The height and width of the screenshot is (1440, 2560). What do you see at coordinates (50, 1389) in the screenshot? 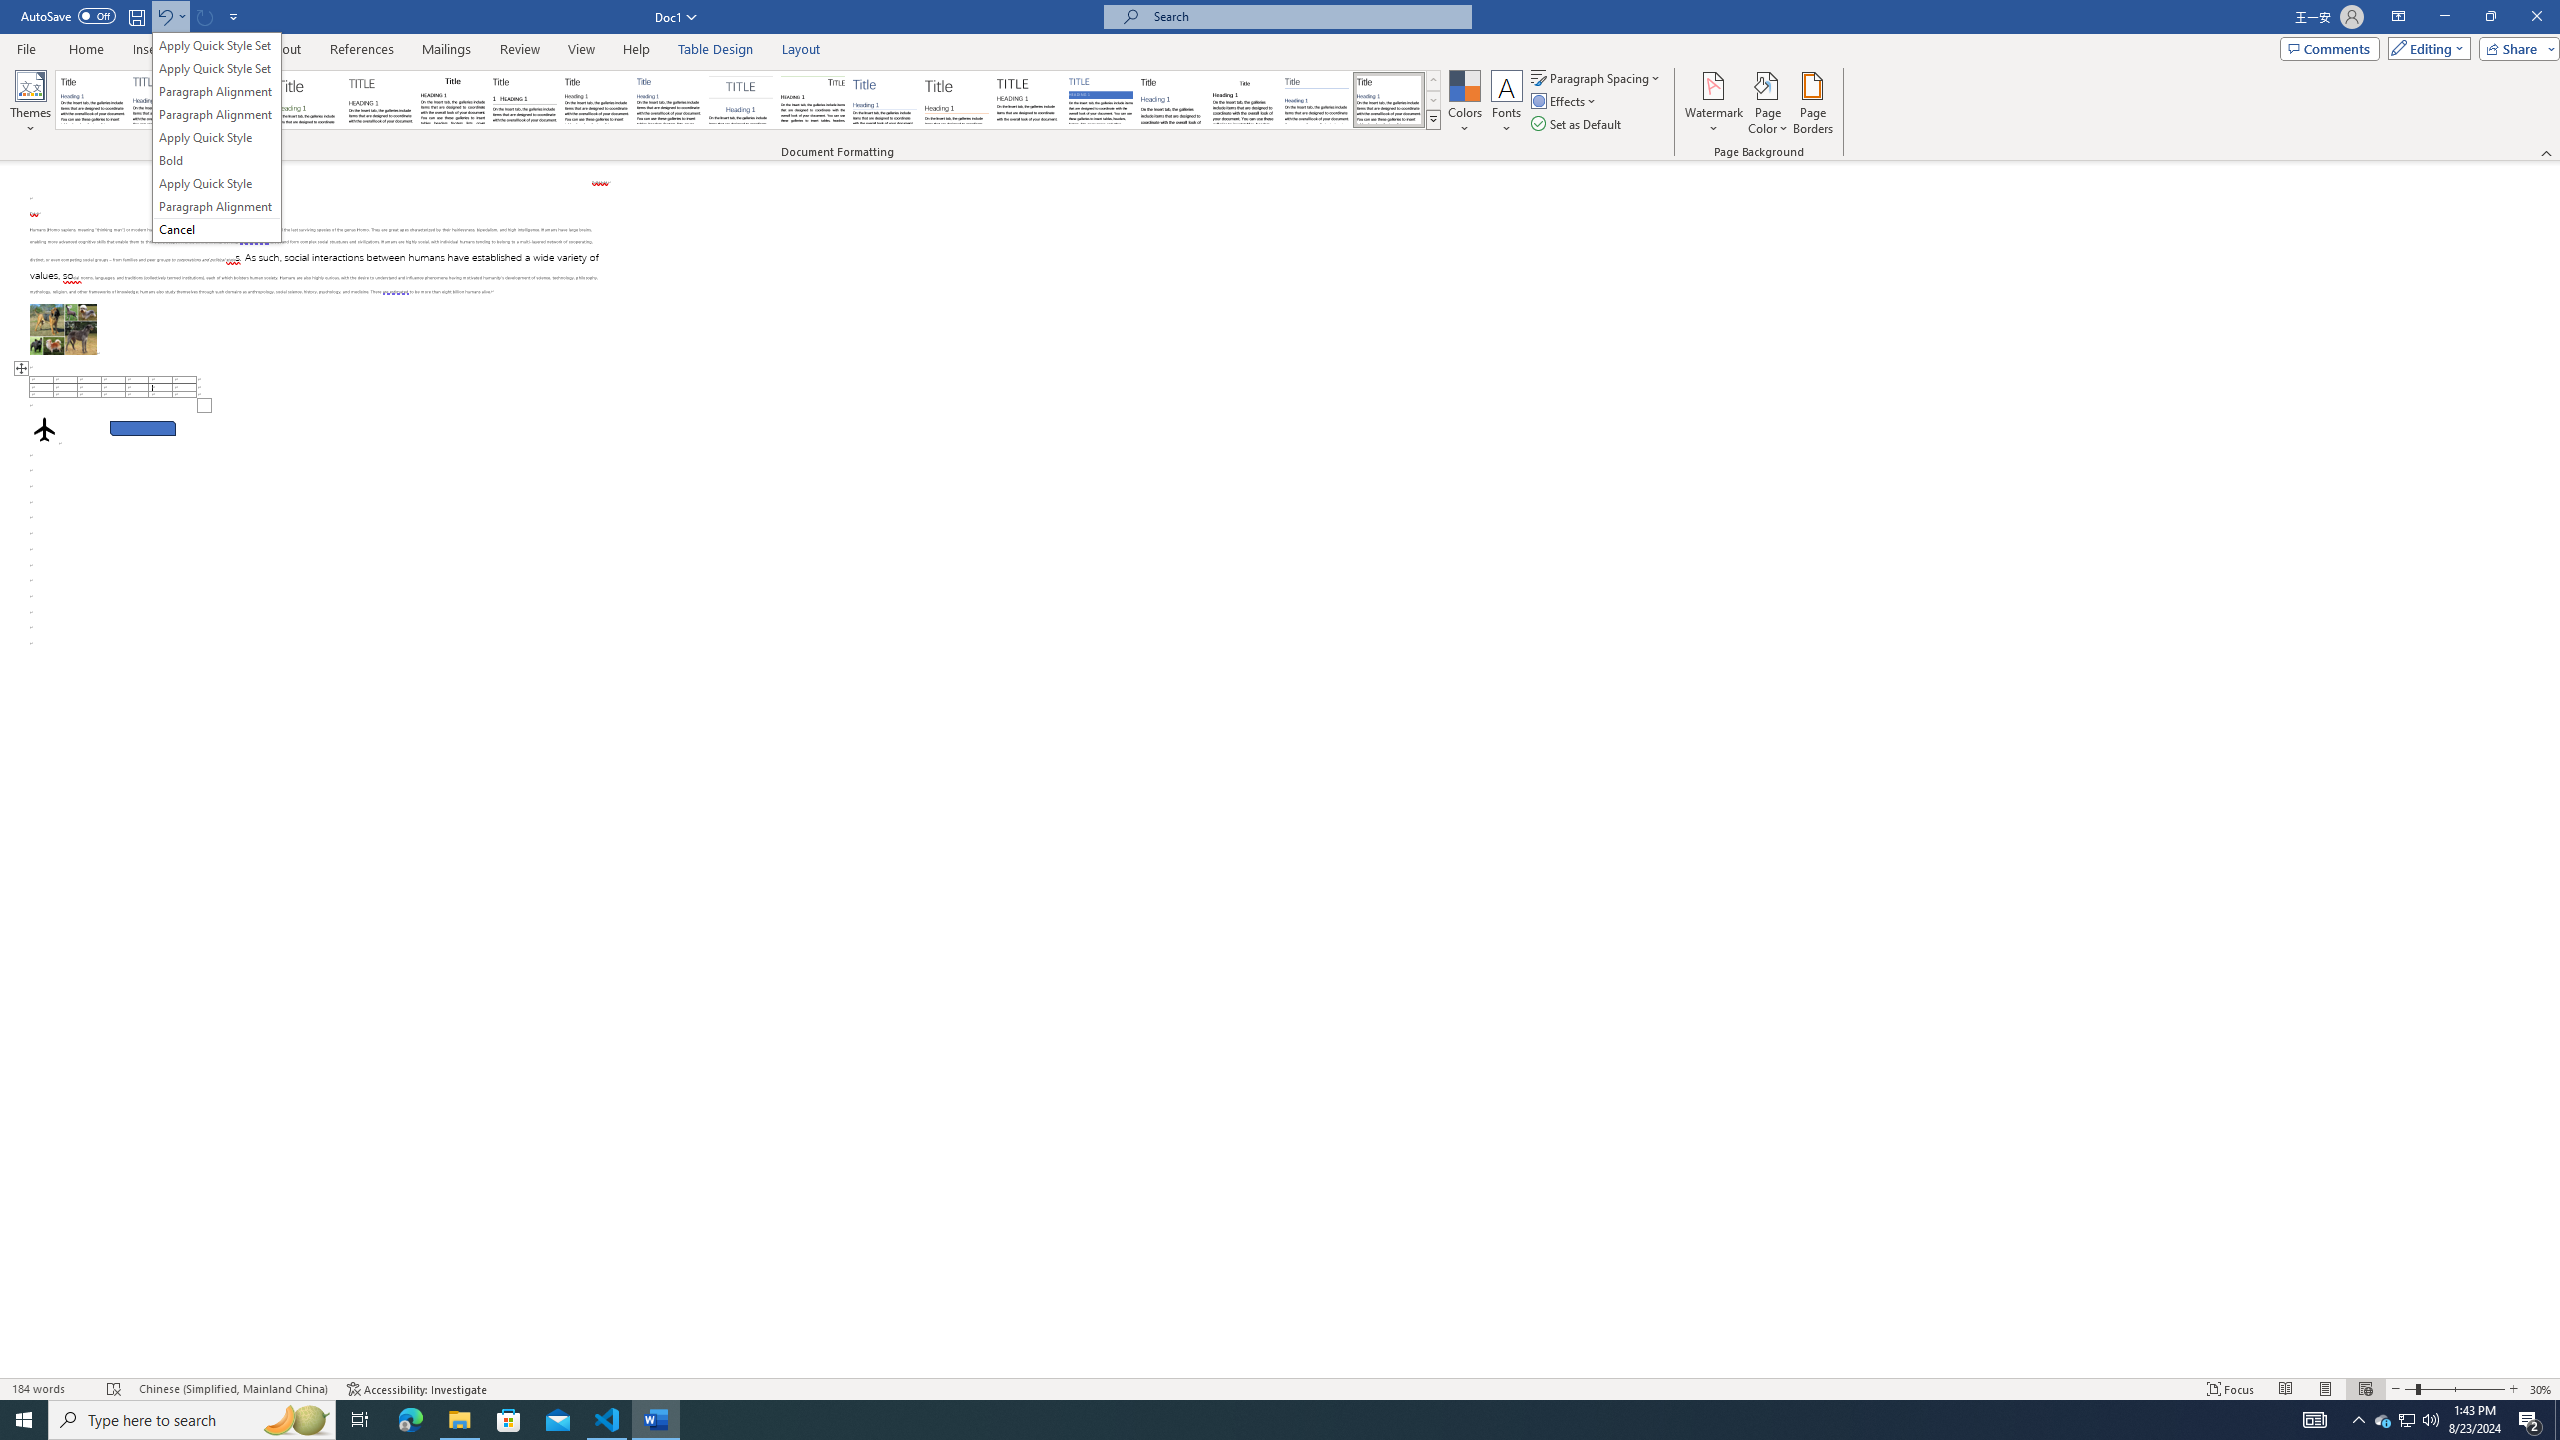
I see `'Word Count 184 words'` at bounding box center [50, 1389].